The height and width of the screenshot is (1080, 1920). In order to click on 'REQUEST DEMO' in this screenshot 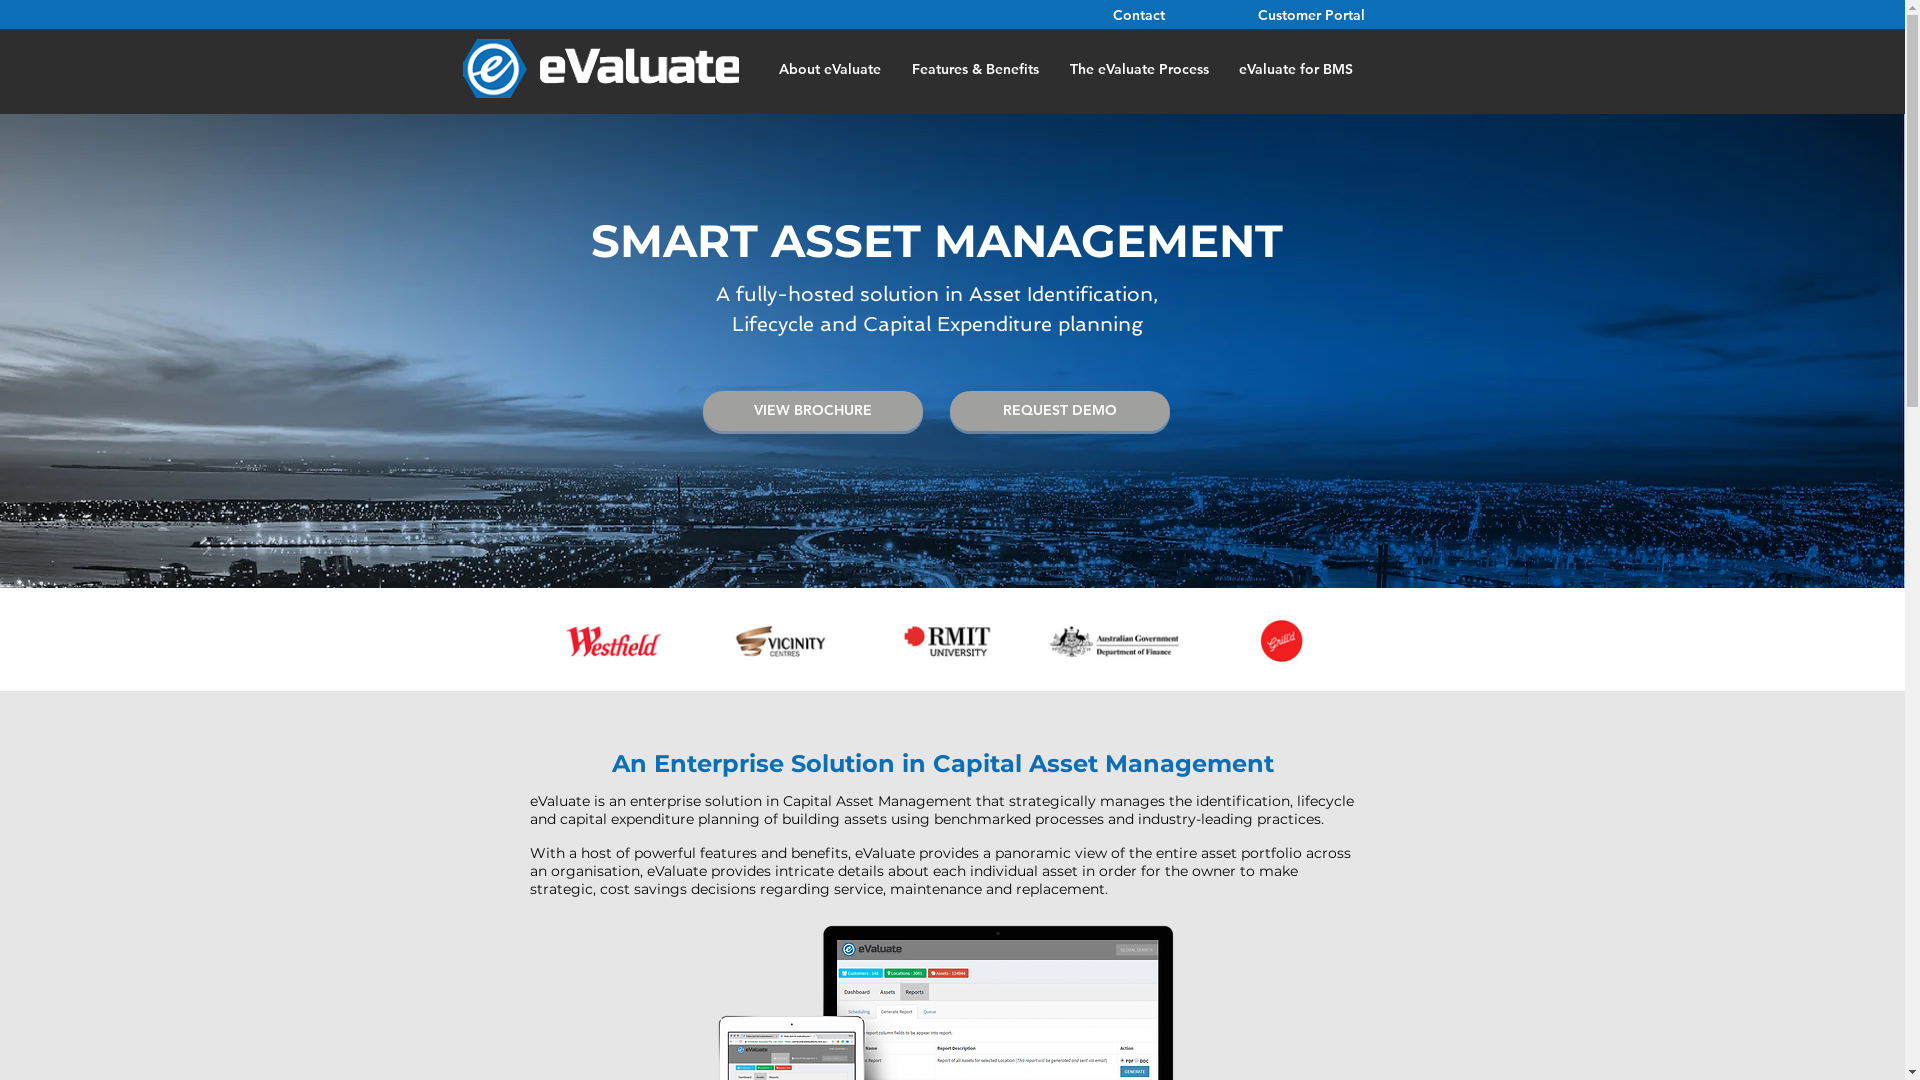, I will do `click(1059, 408)`.